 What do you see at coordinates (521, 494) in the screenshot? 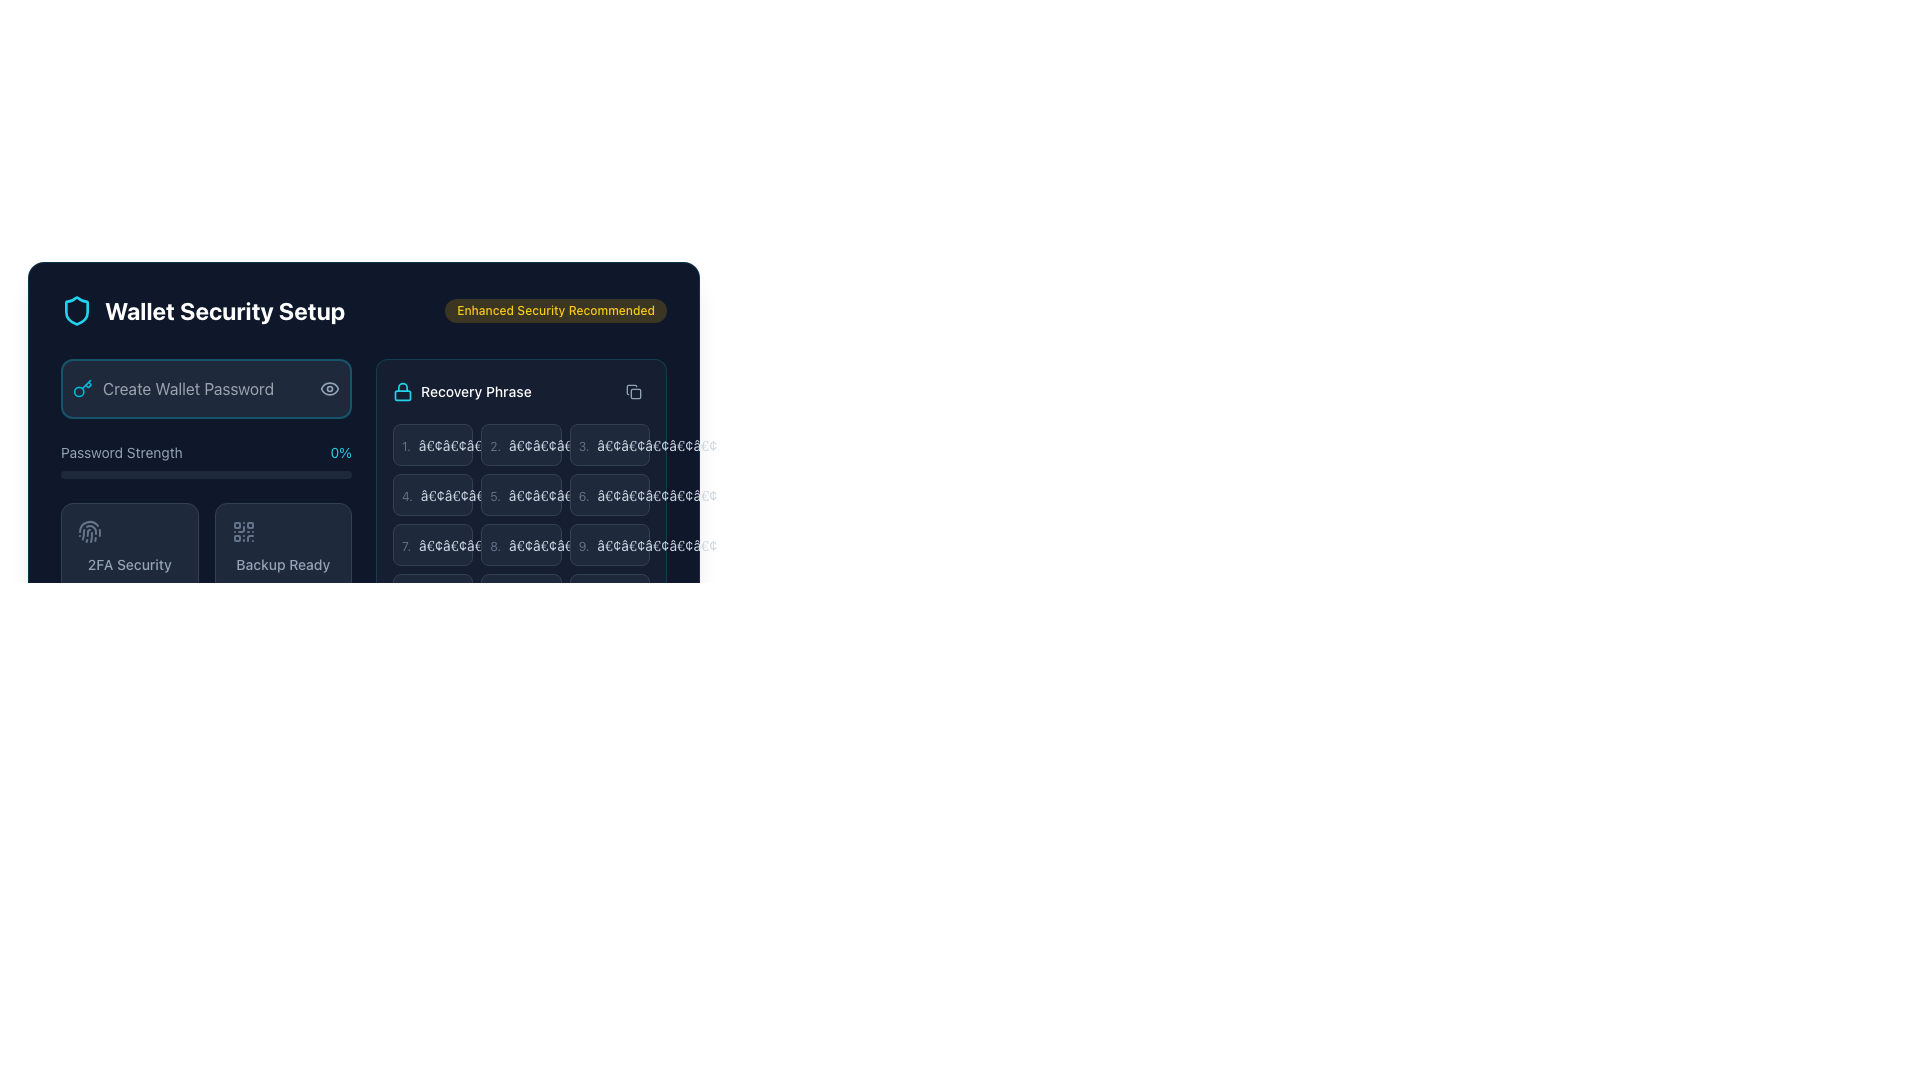
I see `label in the fifth box of a 3-column grid layout, located in the second row and middle column, adjacent to '4.' on the left and '6.' on the right` at bounding box center [521, 494].